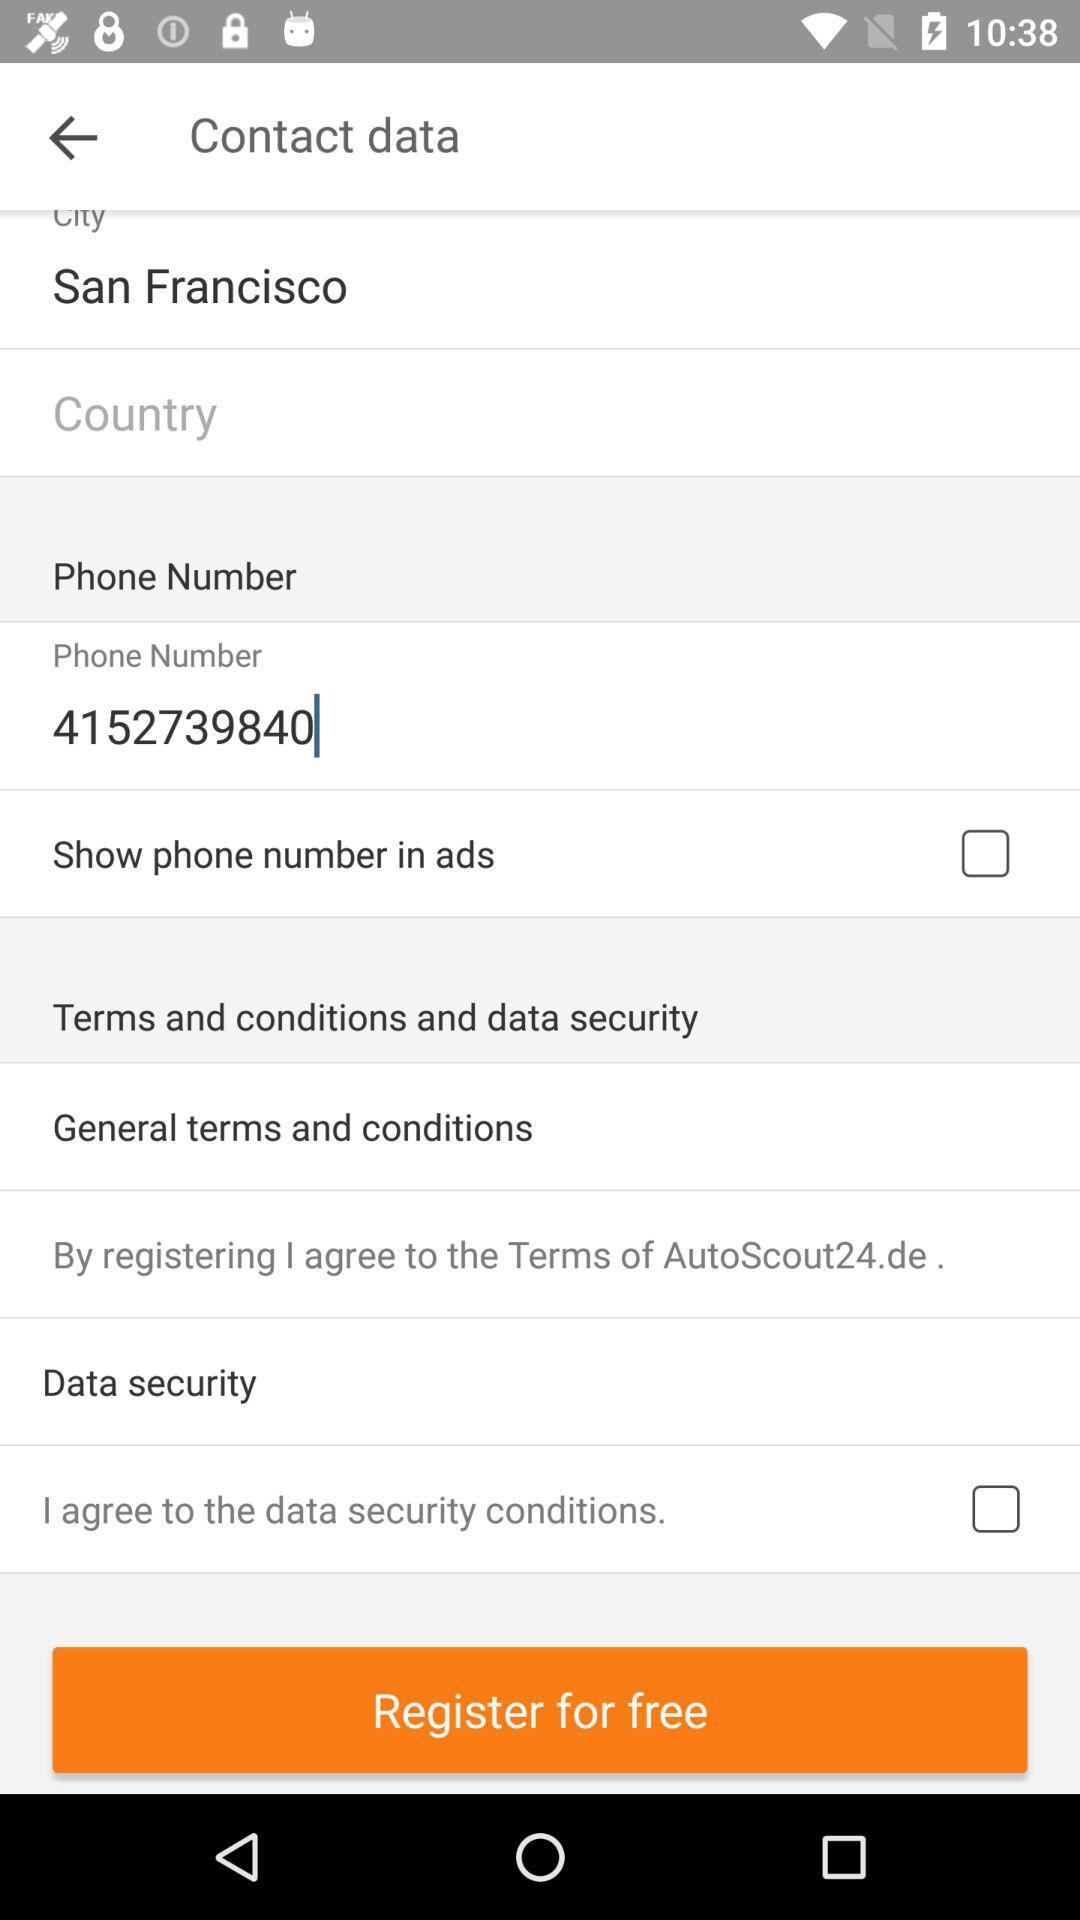 The height and width of the screenshot is (1920, 1080). What do you see at coordinates (542, 283) in the screenshot?
I see `the icon below the city item` at bounding box center [542, 283].